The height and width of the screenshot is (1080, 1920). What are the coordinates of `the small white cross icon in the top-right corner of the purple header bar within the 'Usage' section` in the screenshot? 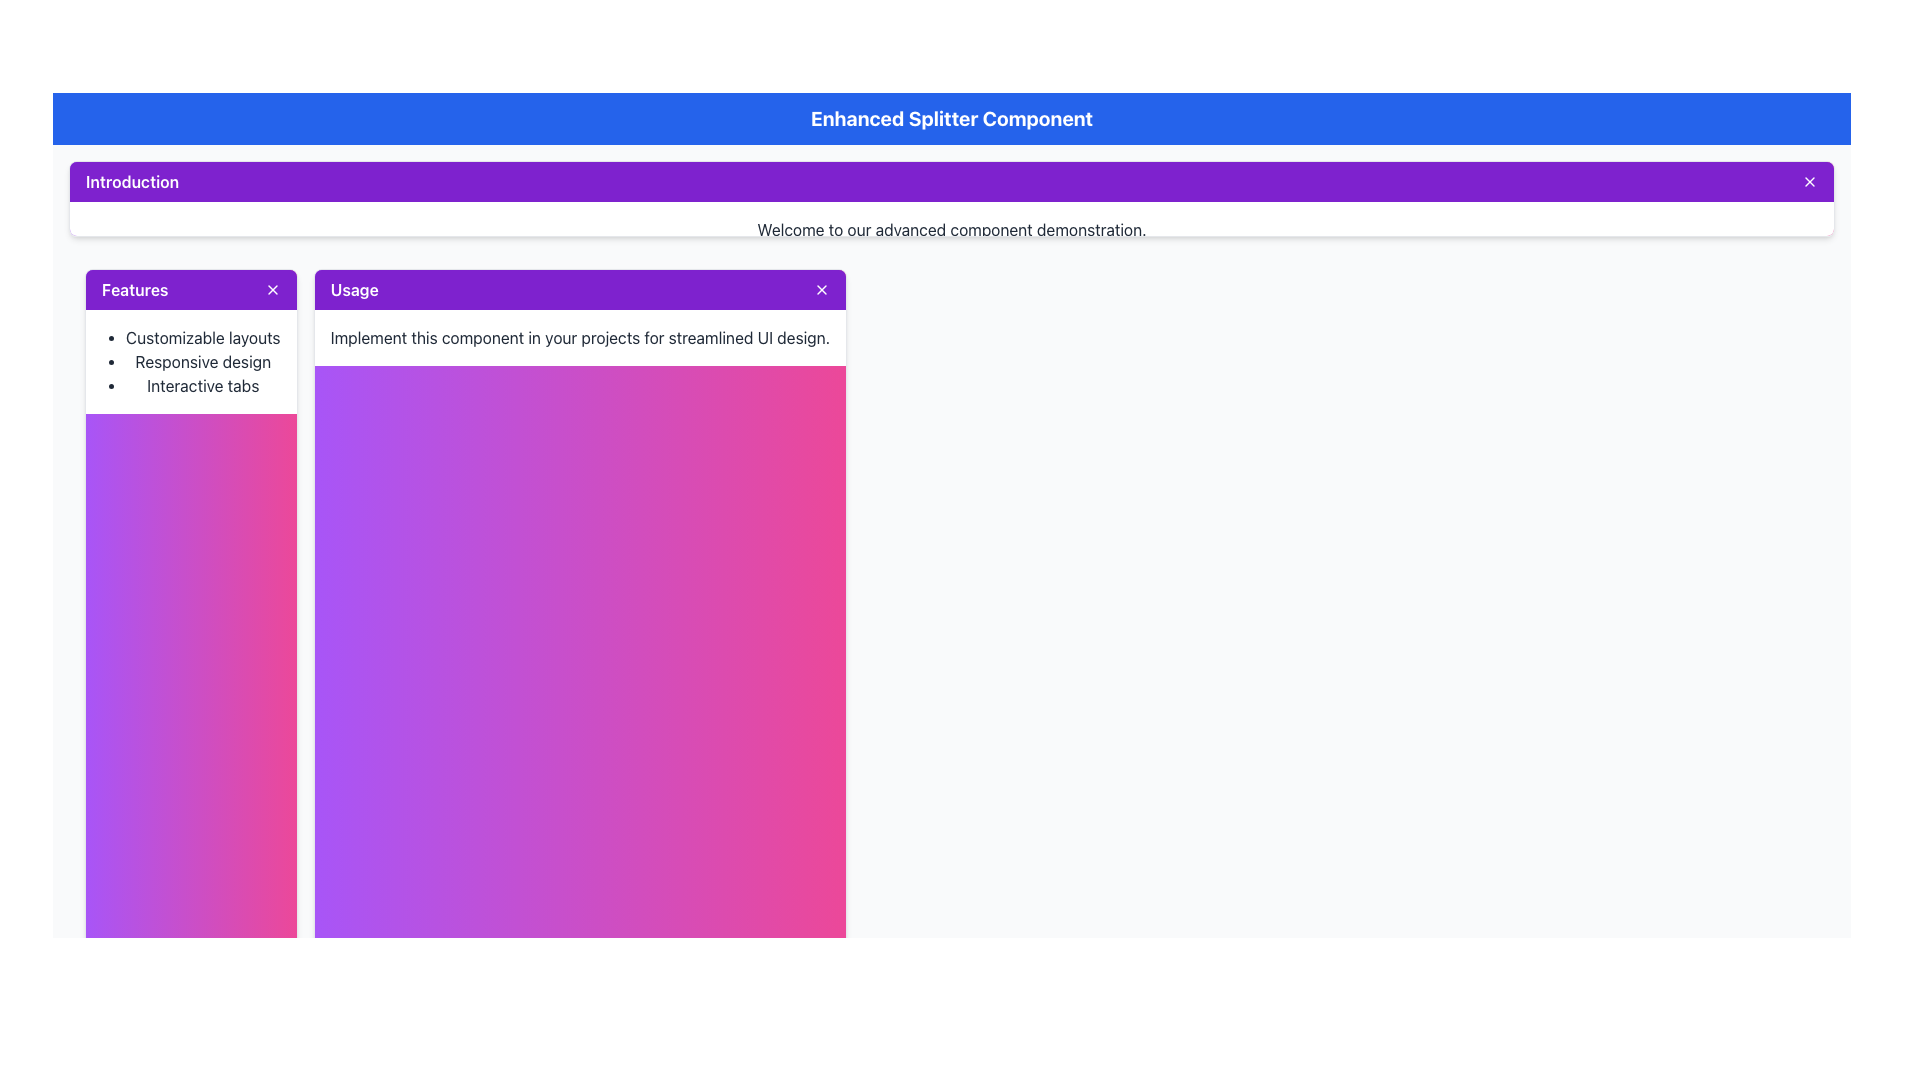 It's located at (822, 289).